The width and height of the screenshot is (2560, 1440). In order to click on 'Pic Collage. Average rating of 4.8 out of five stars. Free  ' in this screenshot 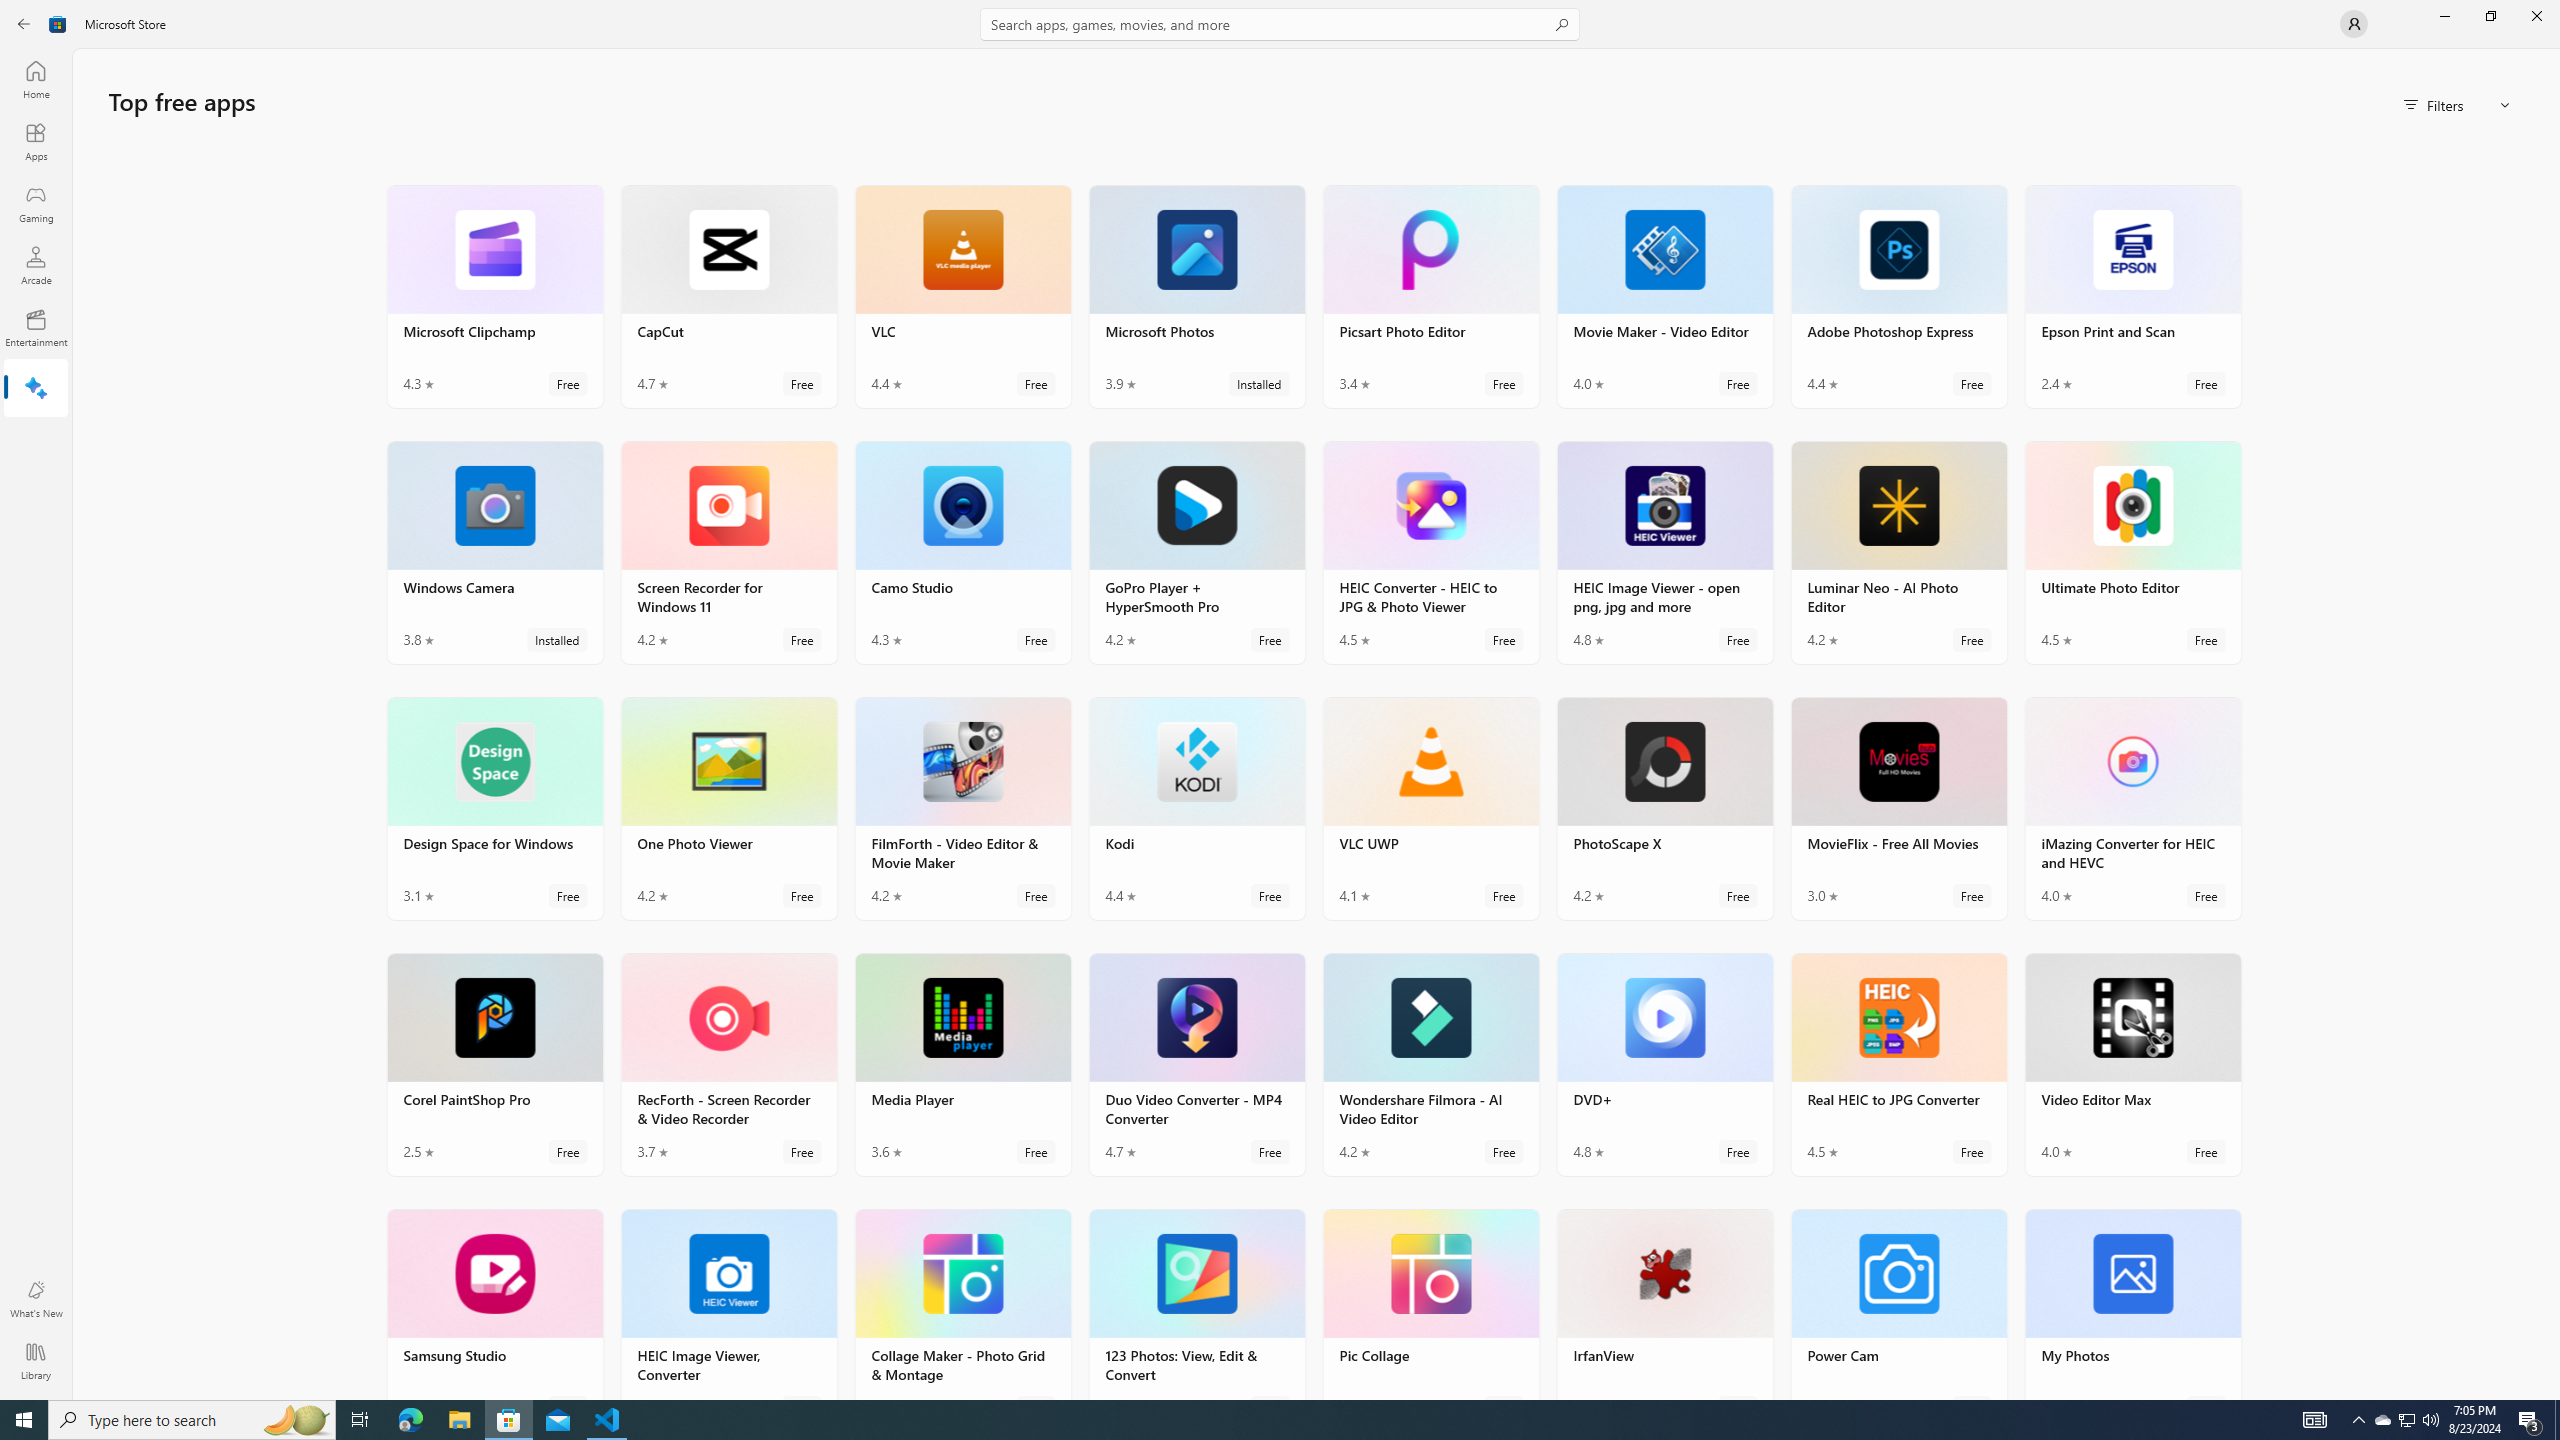, I will do `click(1430, 1302)`.